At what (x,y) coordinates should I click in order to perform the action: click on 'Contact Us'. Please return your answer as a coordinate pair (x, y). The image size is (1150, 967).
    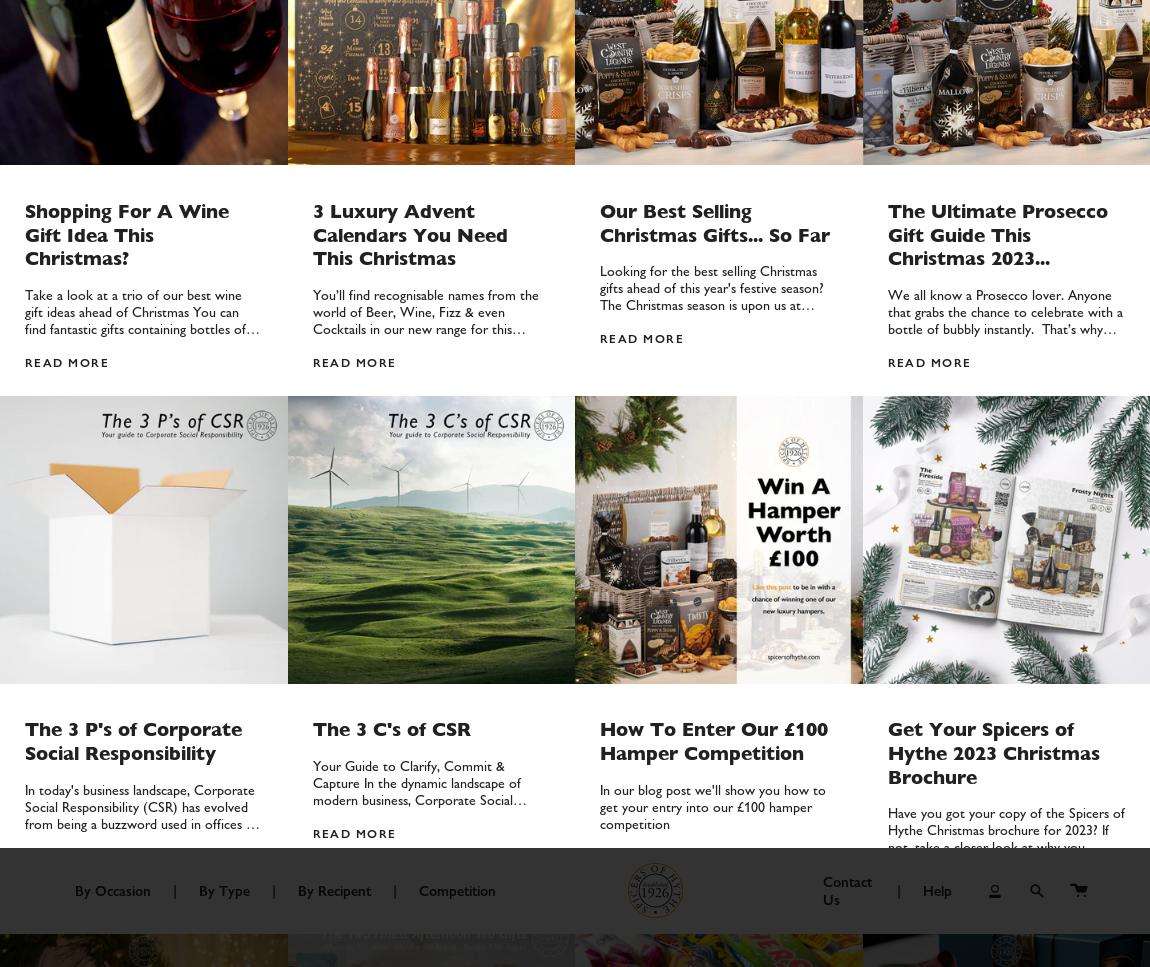
    Looking at the image, I should click on (362, 689).